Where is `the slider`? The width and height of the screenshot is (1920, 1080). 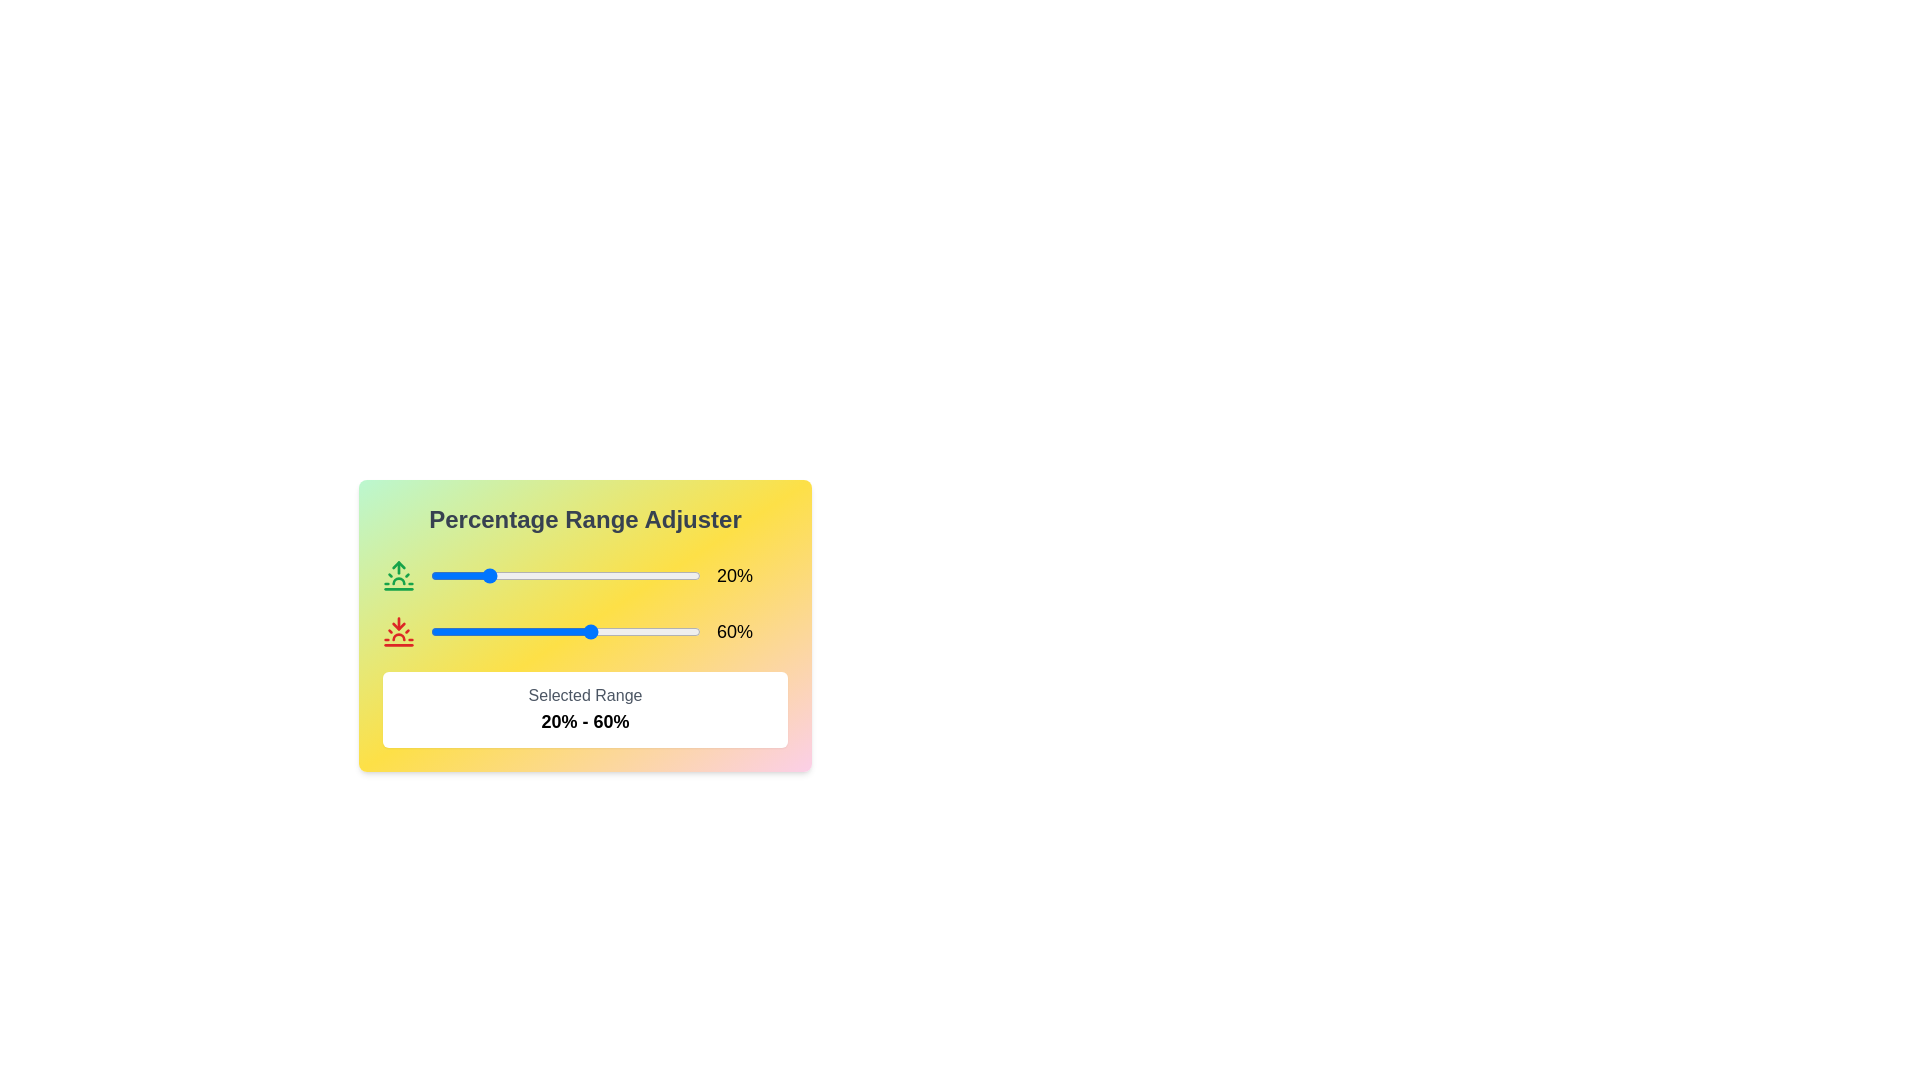
the slider is located at coordinates (482, 632).